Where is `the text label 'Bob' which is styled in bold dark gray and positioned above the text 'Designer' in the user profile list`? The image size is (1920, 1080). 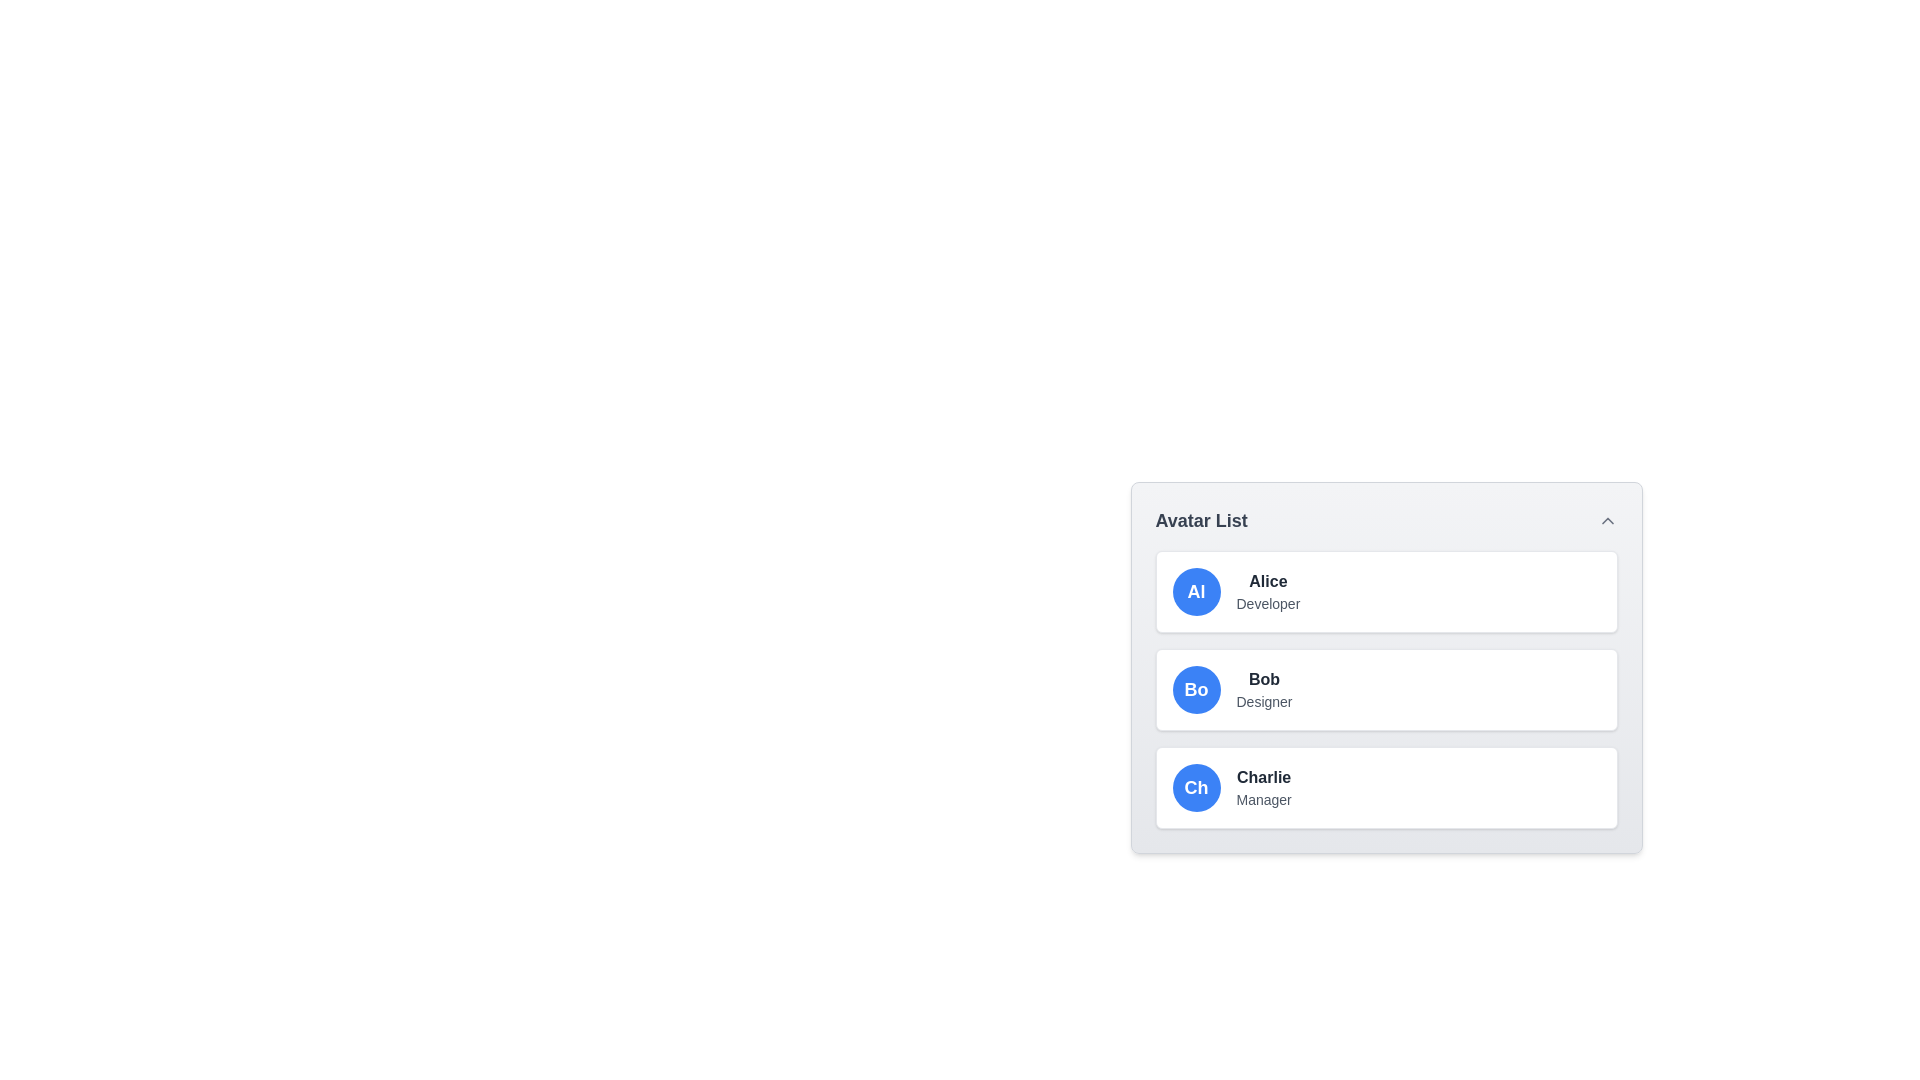
the text label 'Bob' which is styled in bold dark gray and positioned above the text 'Designer' in the user profile list is located at coordinates (1263, 678).